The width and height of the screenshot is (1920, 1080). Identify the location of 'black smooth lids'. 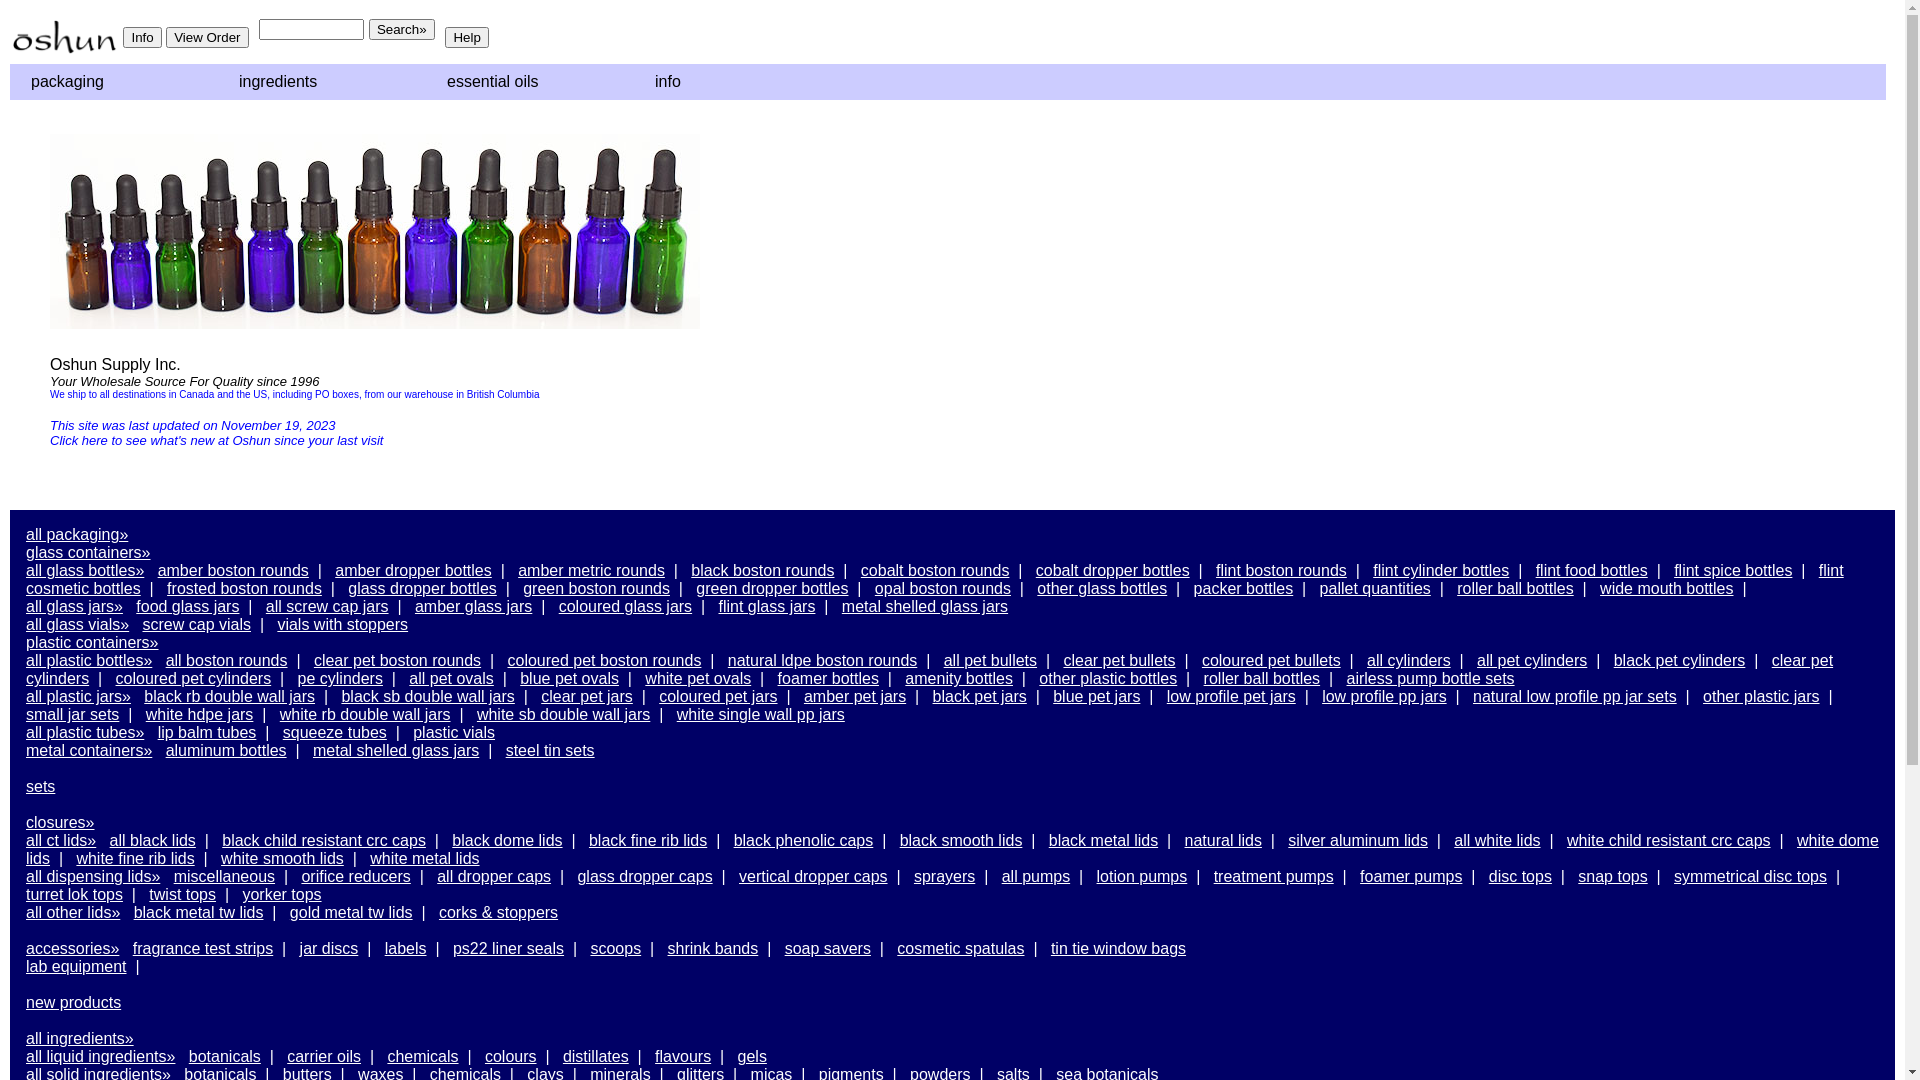
(899, 840).